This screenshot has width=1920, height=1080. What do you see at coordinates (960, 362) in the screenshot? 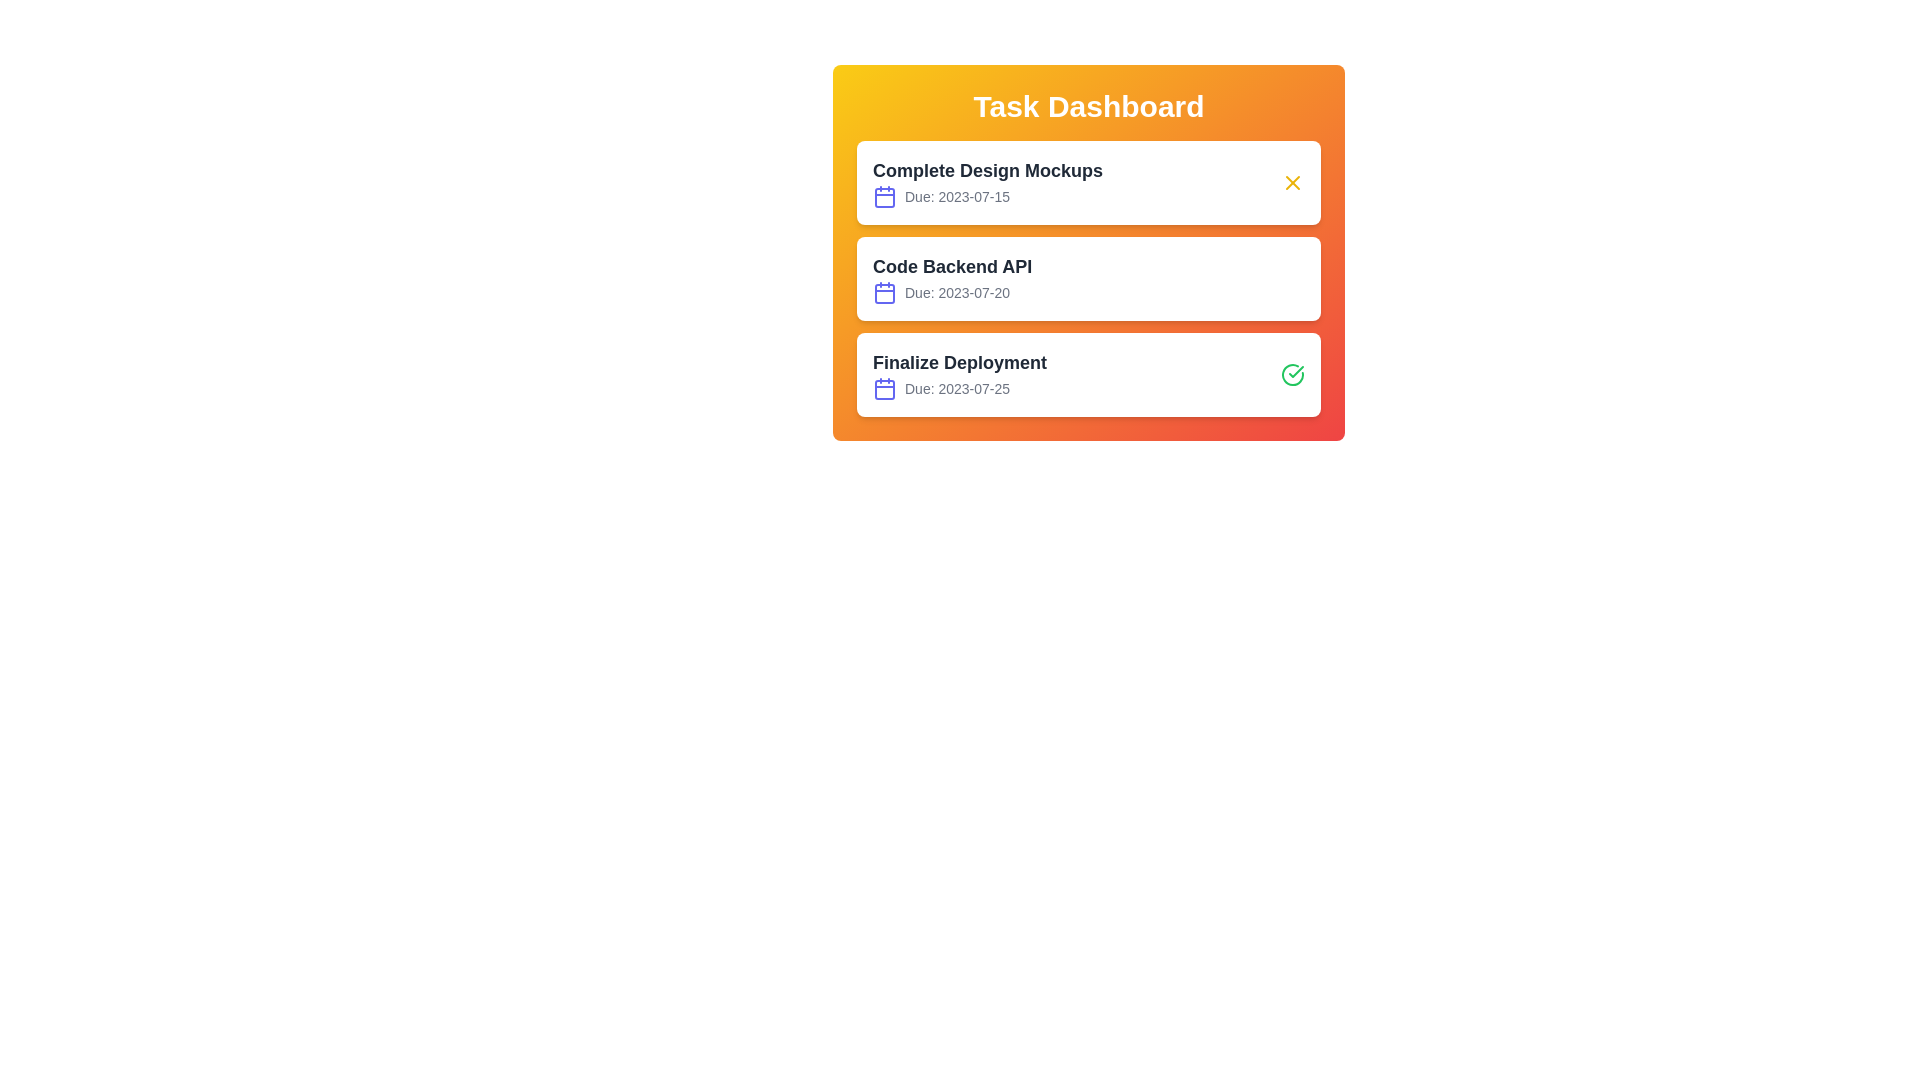
I see `the task title Finalize Deployment` at bounding box center [960, 362].